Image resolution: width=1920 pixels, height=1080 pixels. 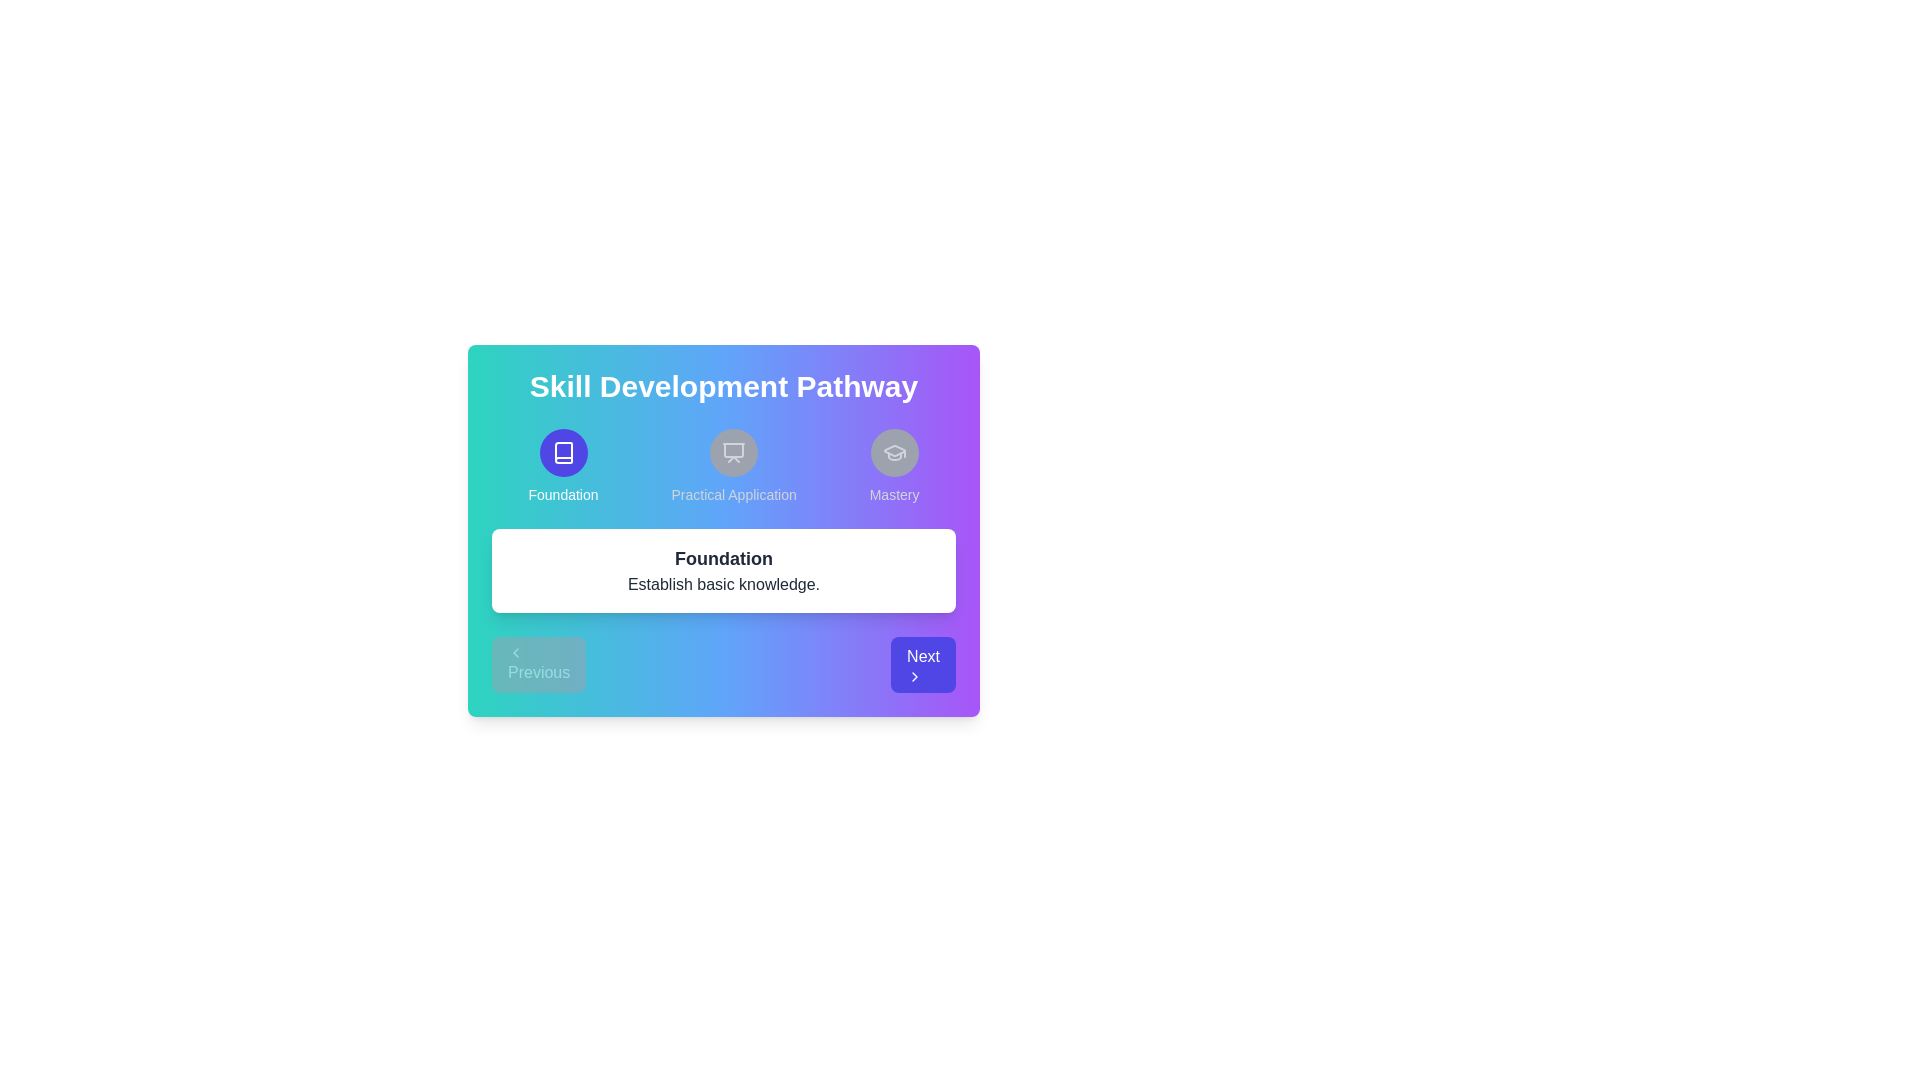 I want to click on the phase indicator for Foundation to jump to that phase, so click(x=562, y=466).